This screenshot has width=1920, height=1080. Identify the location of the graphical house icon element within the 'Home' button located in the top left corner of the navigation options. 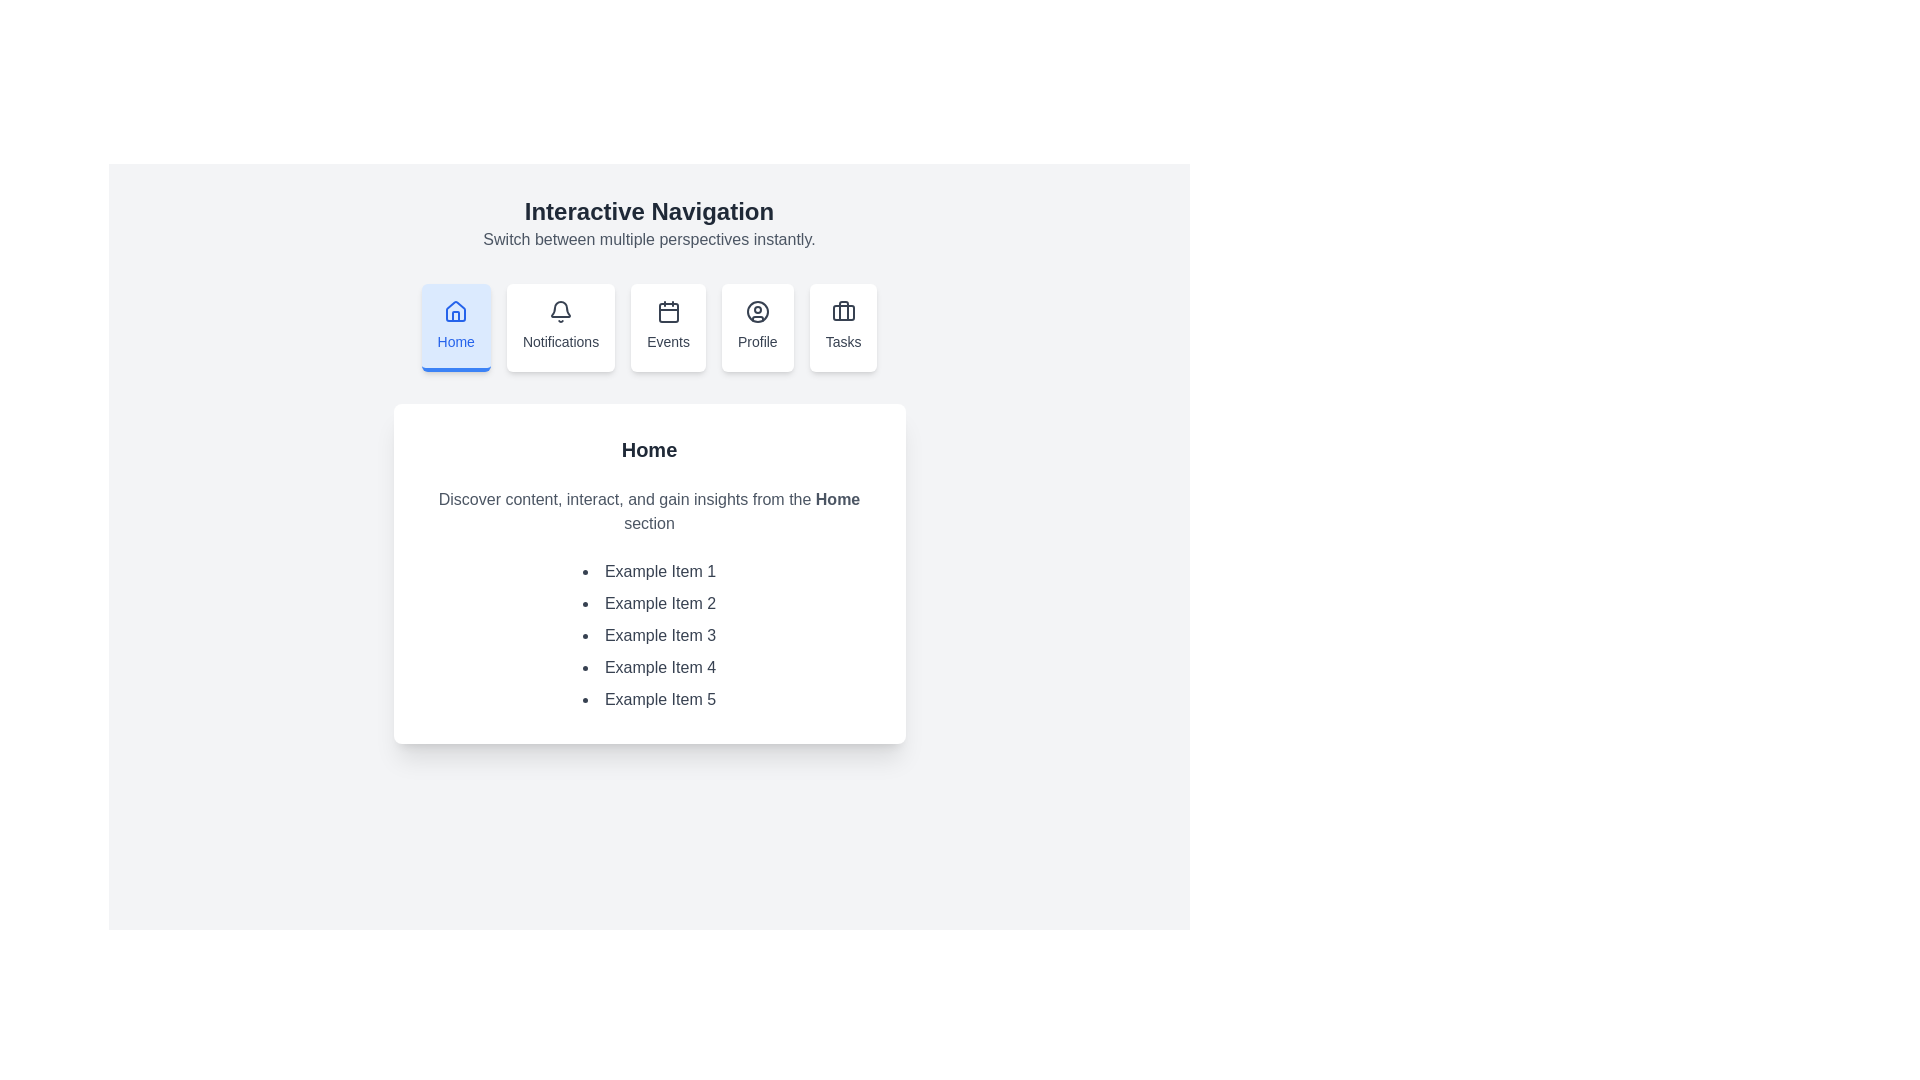
(455, 315).